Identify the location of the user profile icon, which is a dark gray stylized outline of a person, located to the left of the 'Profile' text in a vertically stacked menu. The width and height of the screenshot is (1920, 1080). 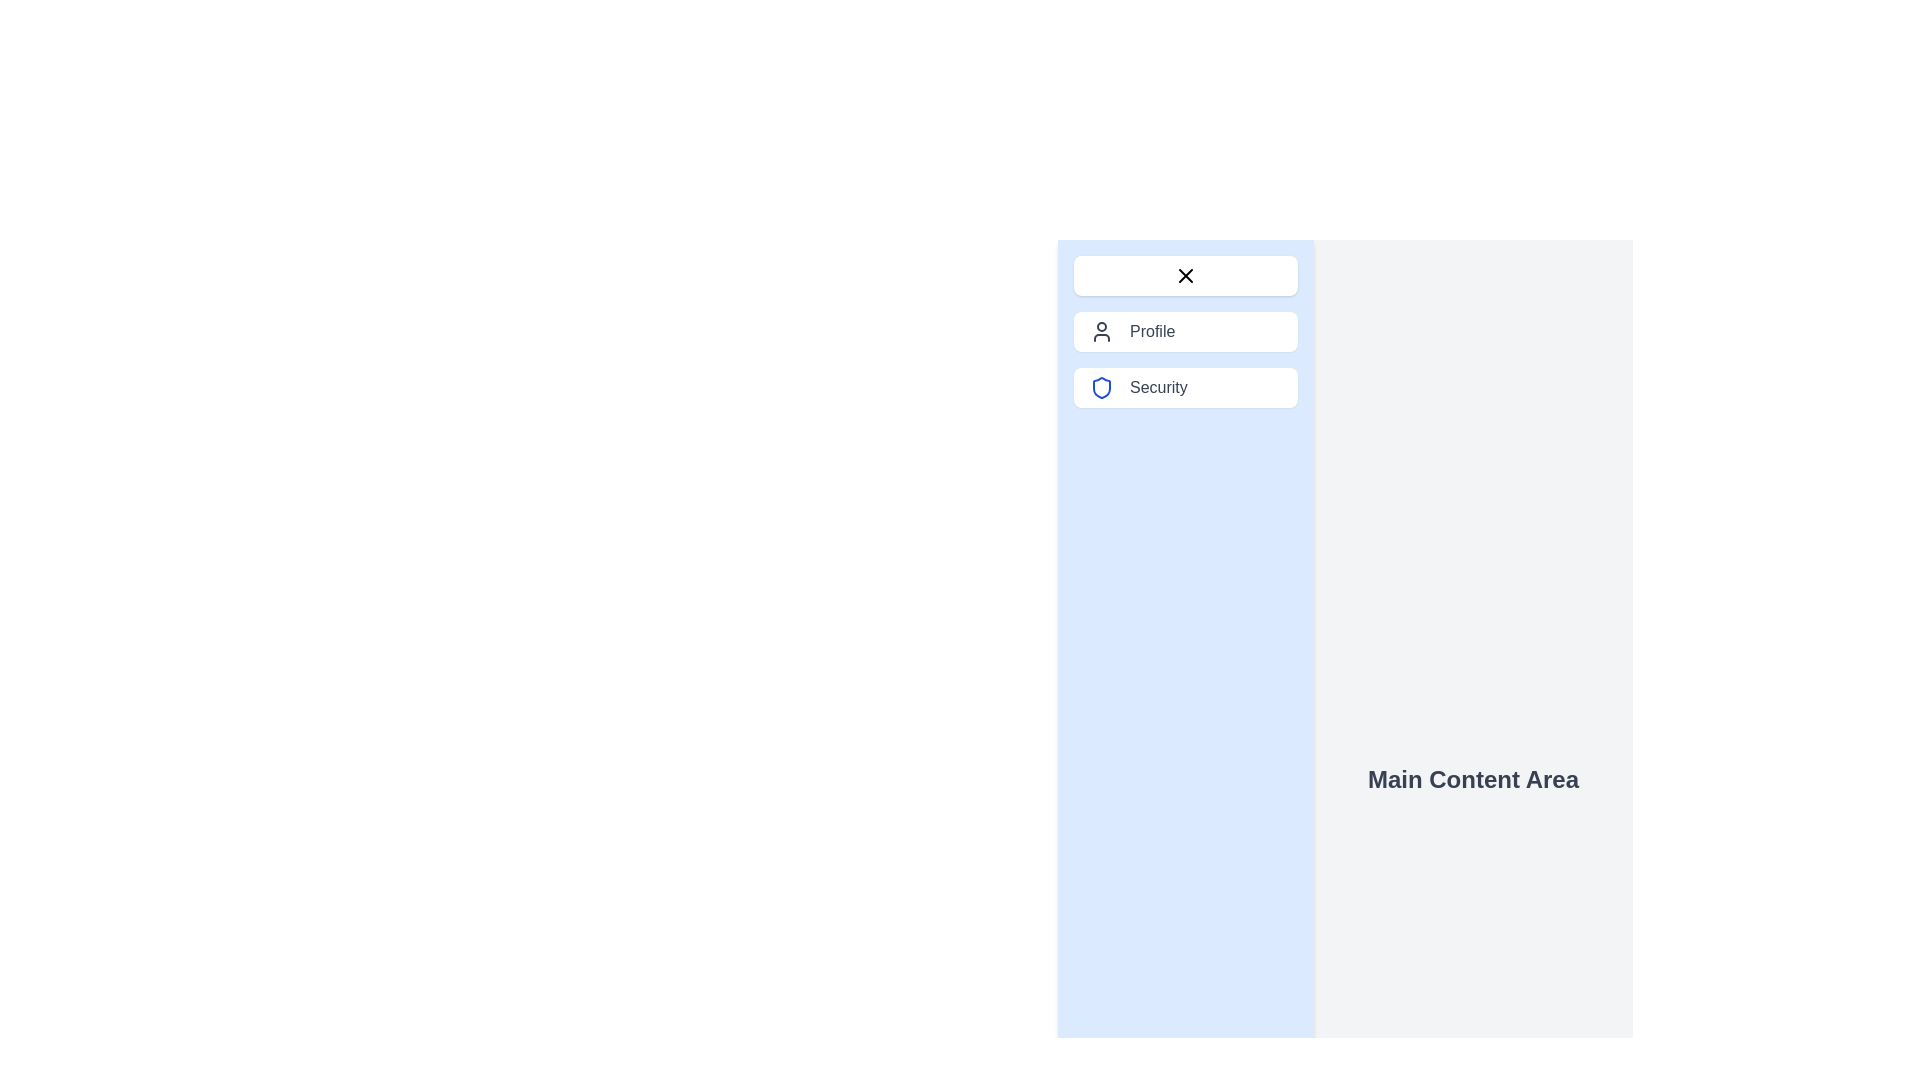
(1101, 330).